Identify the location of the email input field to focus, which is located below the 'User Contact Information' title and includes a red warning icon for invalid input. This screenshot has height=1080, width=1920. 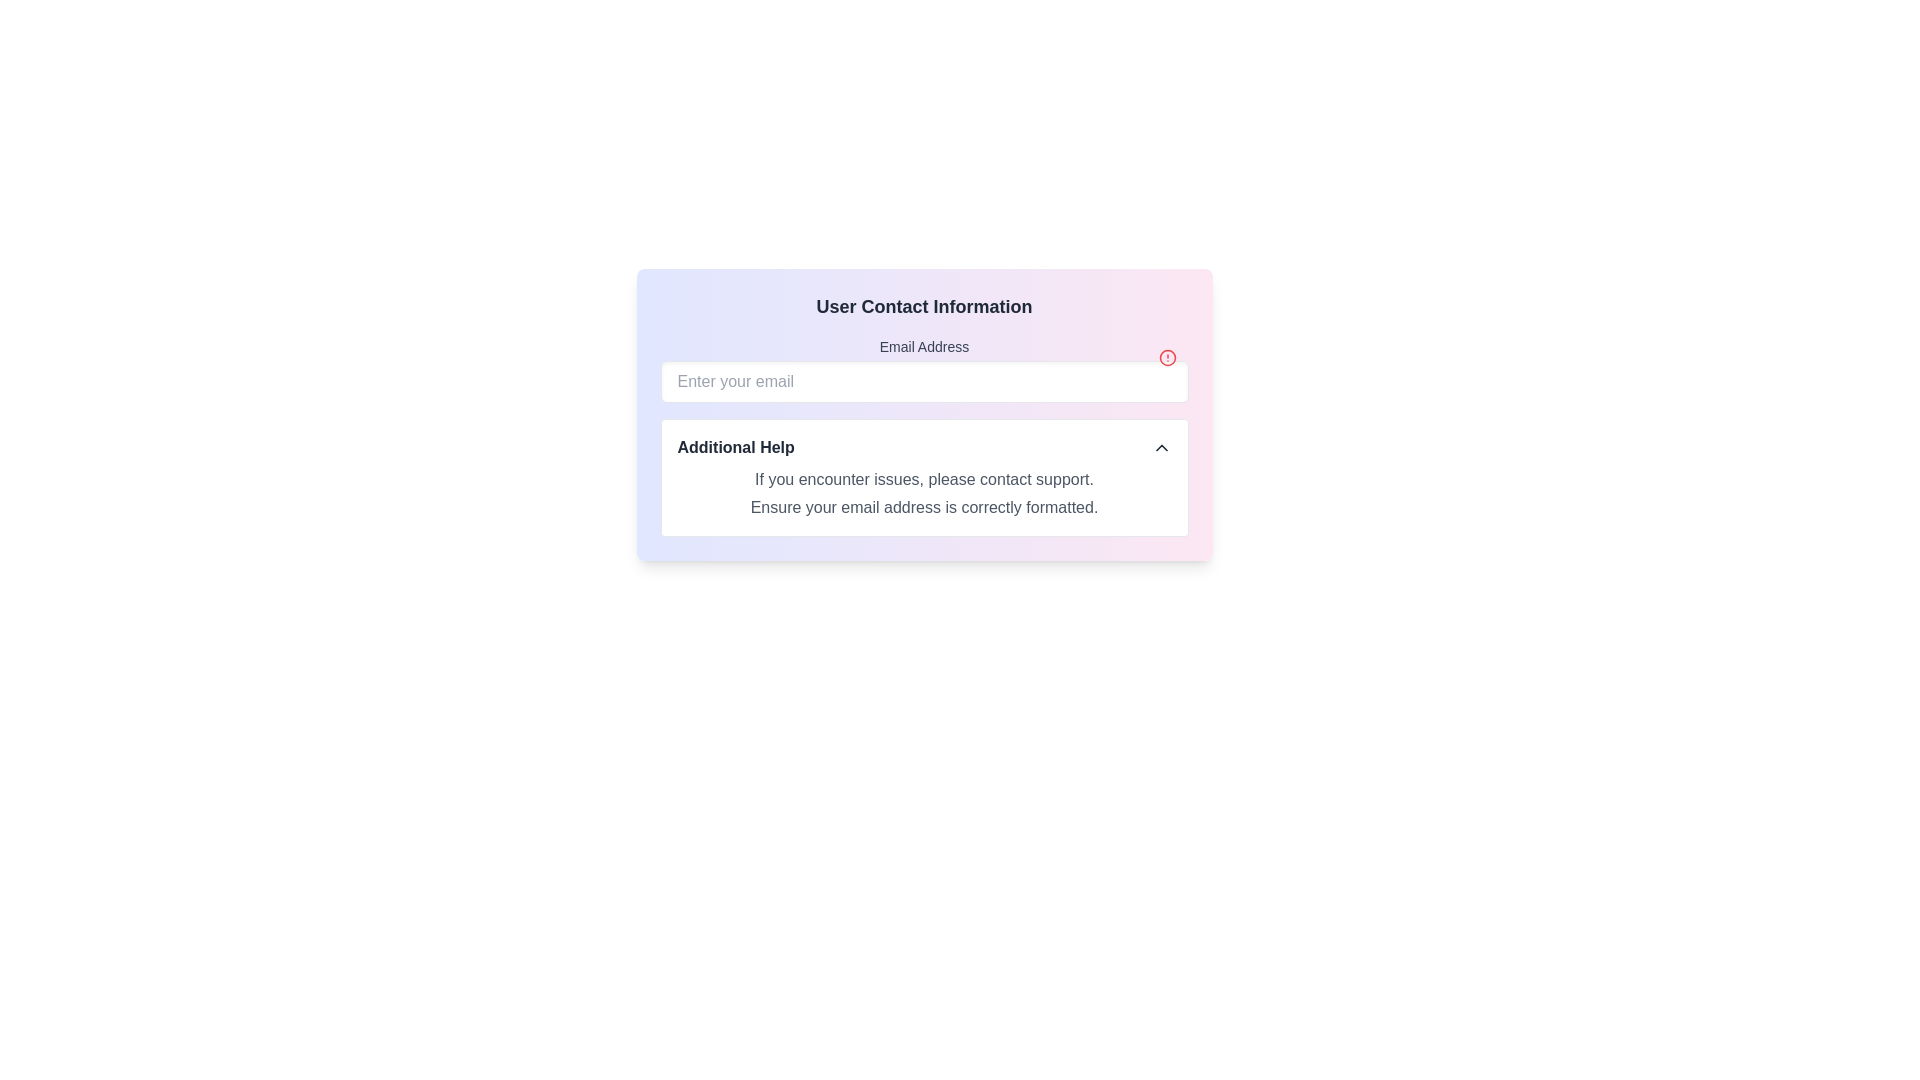
(923, 370).